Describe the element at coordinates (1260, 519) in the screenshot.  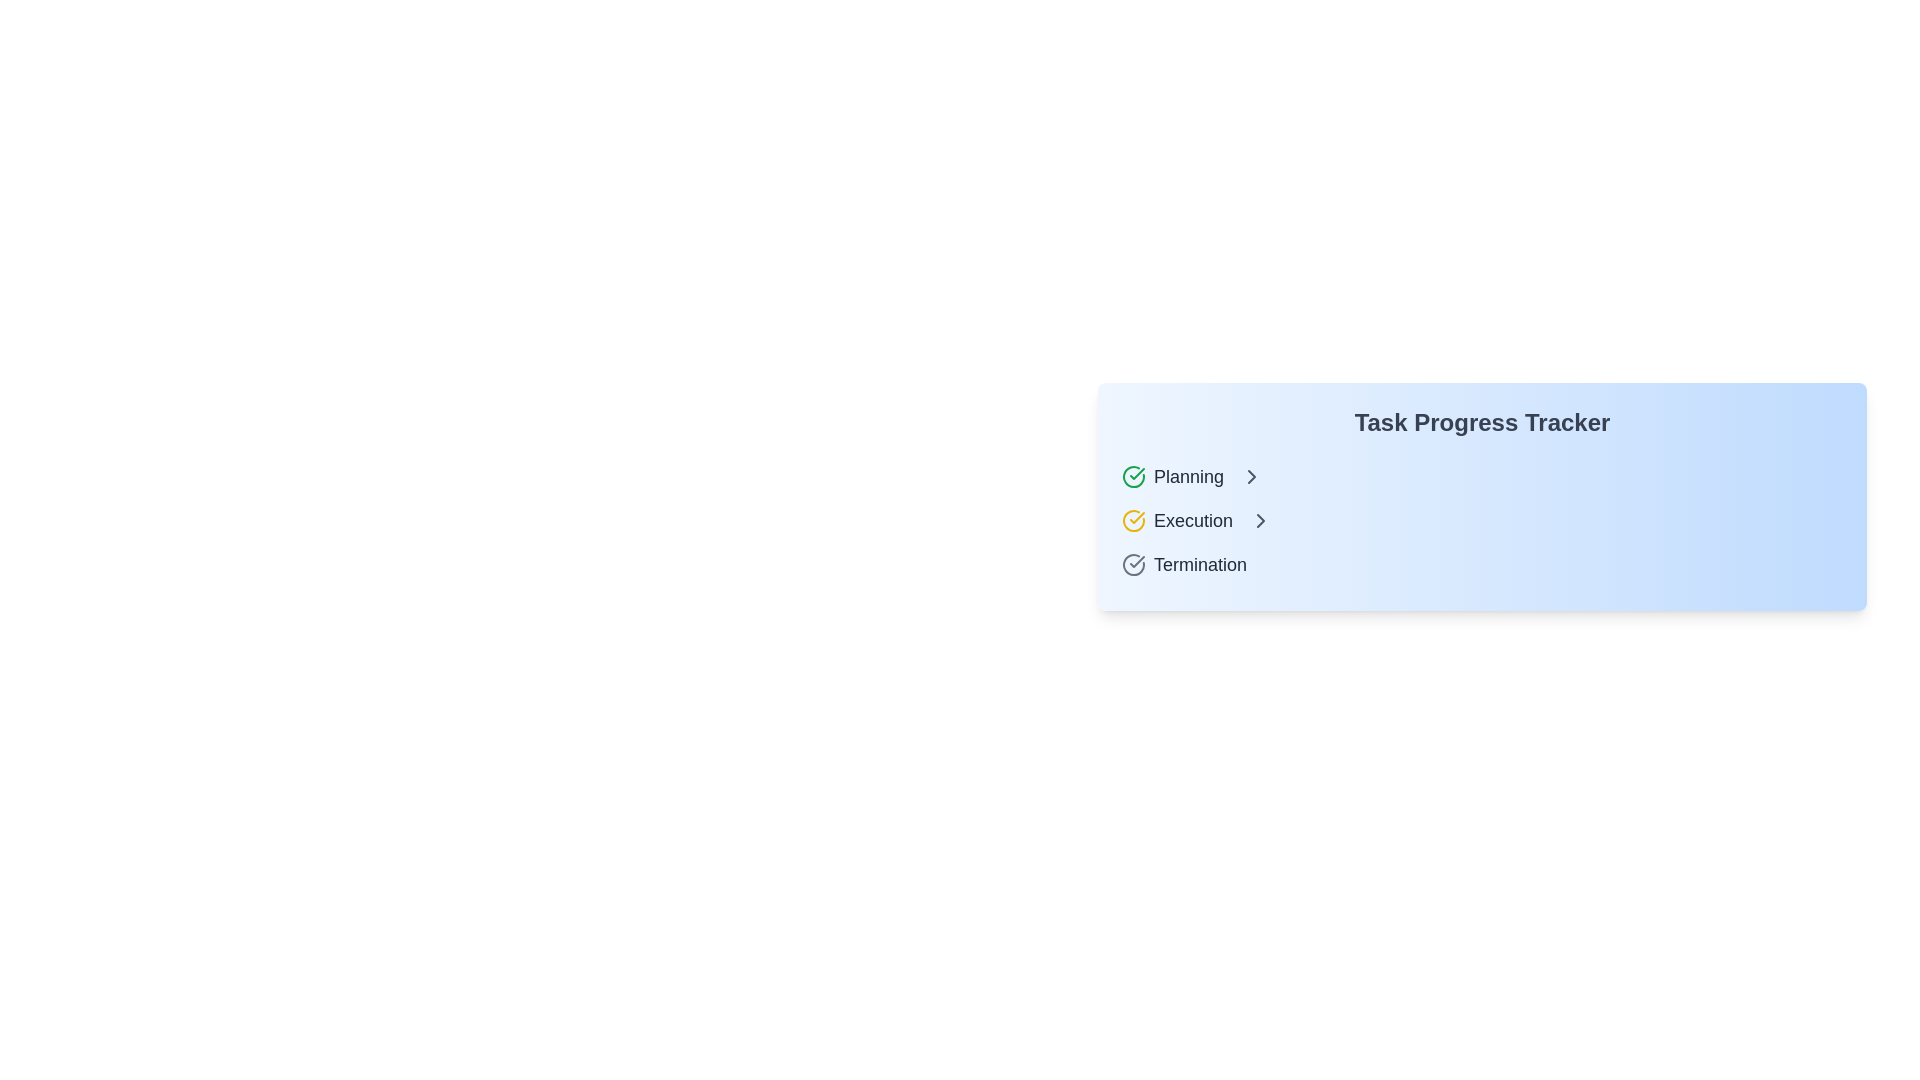
I see `the navigation icon located in the second row of the task progress tracker section, next to the 'Execution' label` at that location.